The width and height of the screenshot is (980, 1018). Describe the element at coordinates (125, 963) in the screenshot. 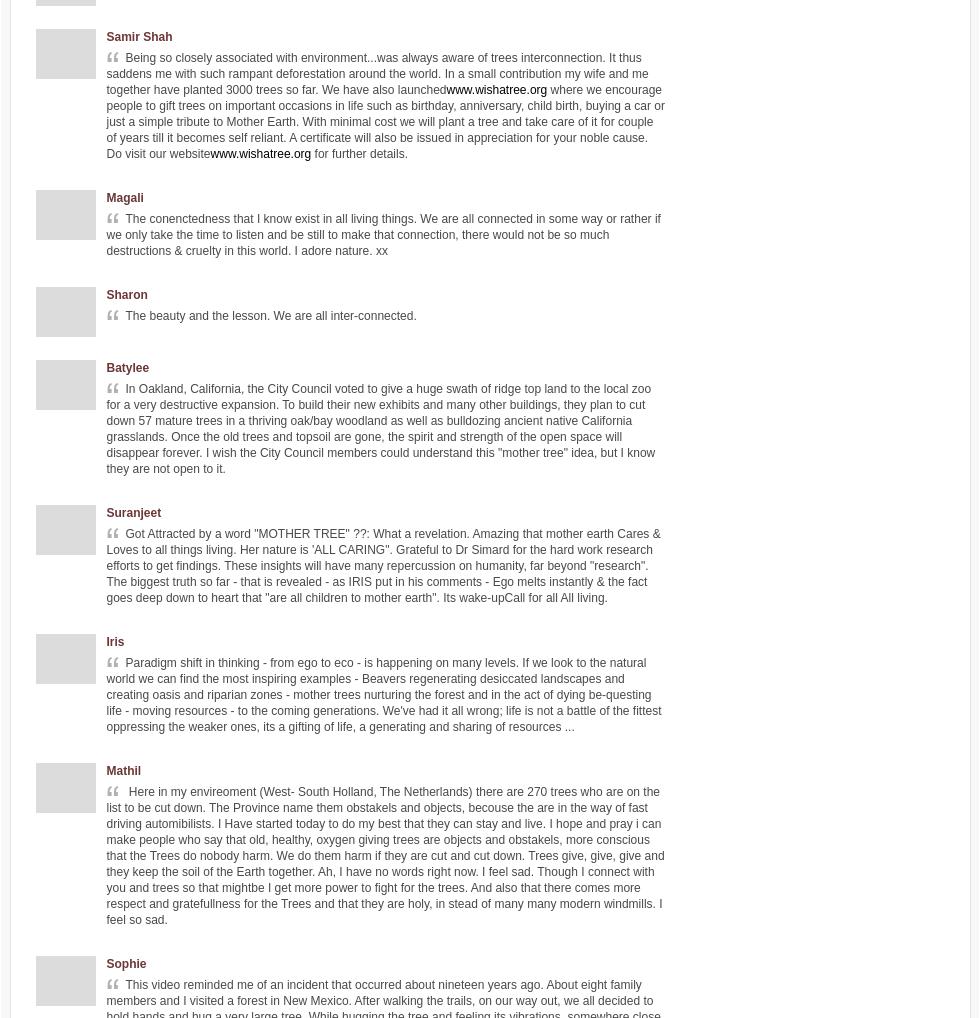

I see `'Sophie'` at that location.